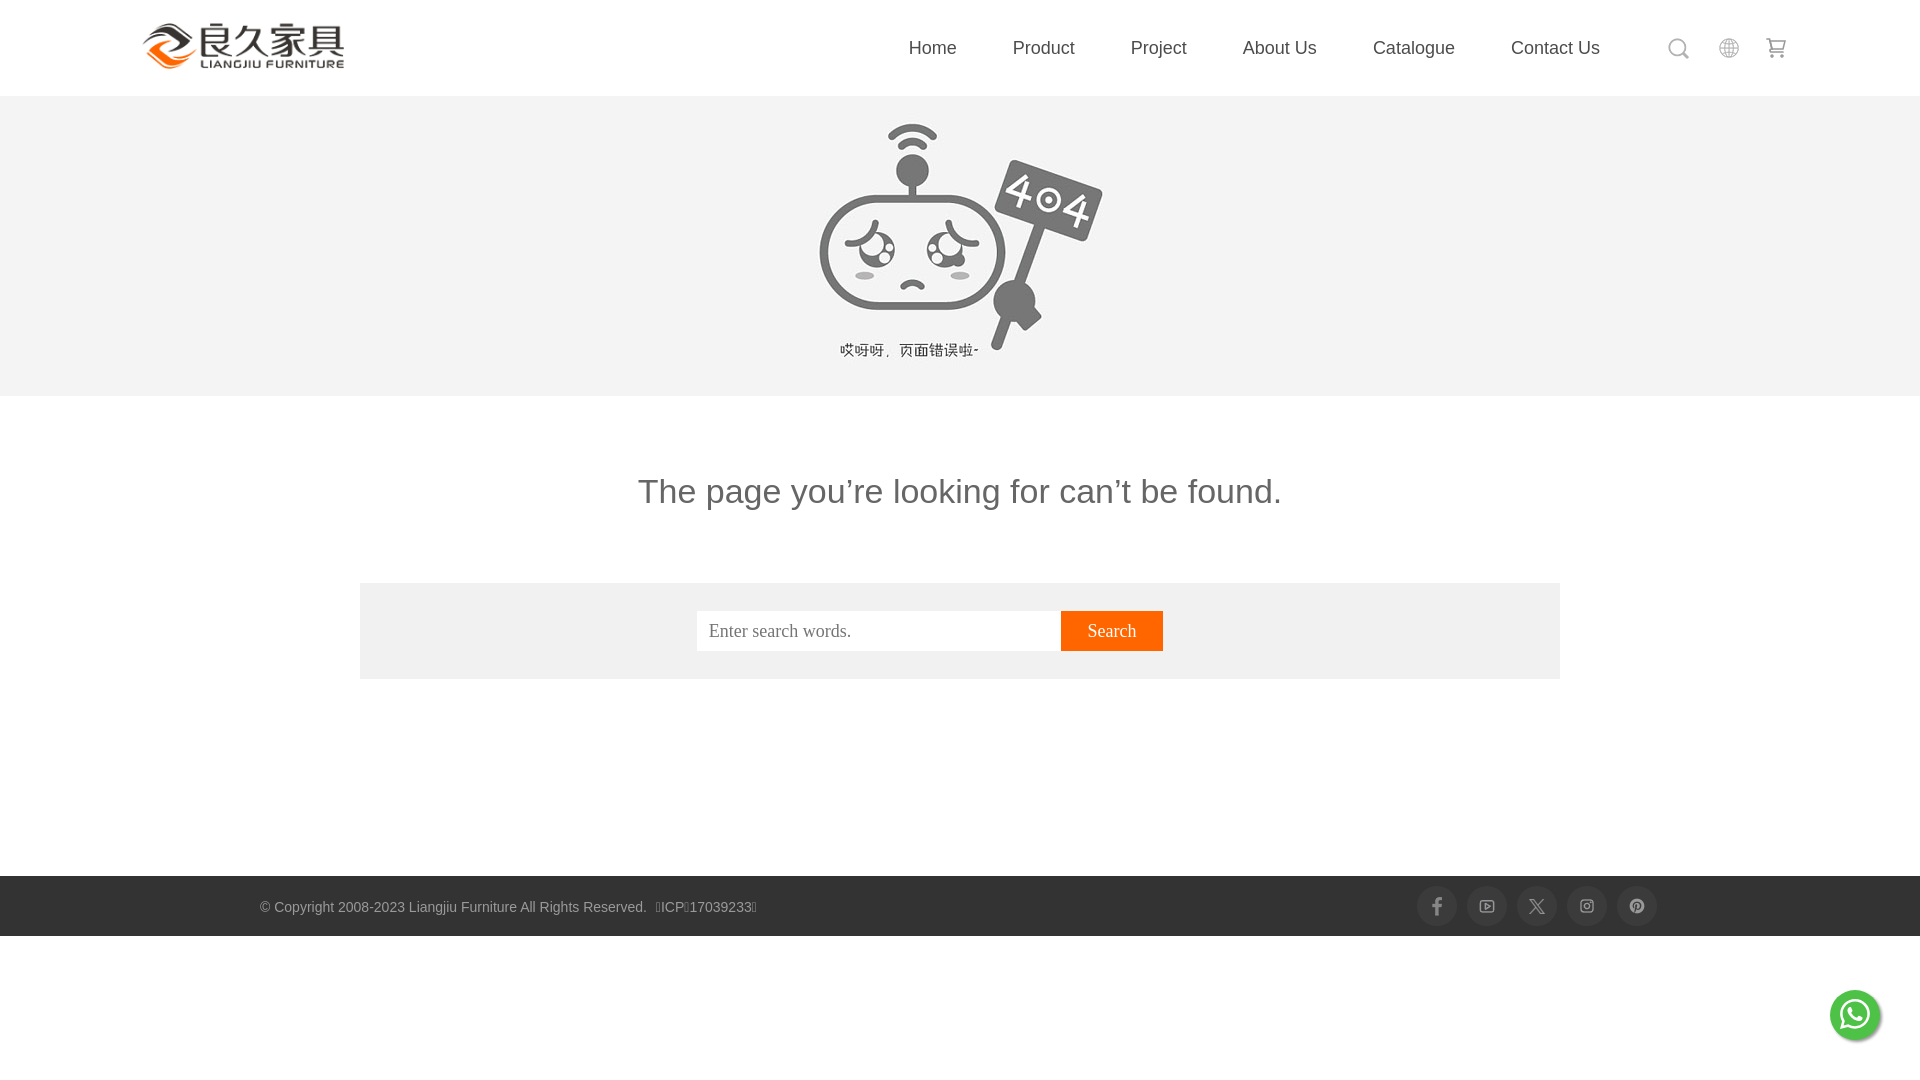 The image size is (1920, 1080). Describe the element at coordinates (931, 46) in the screenshot. I see `'Home'` at that location.